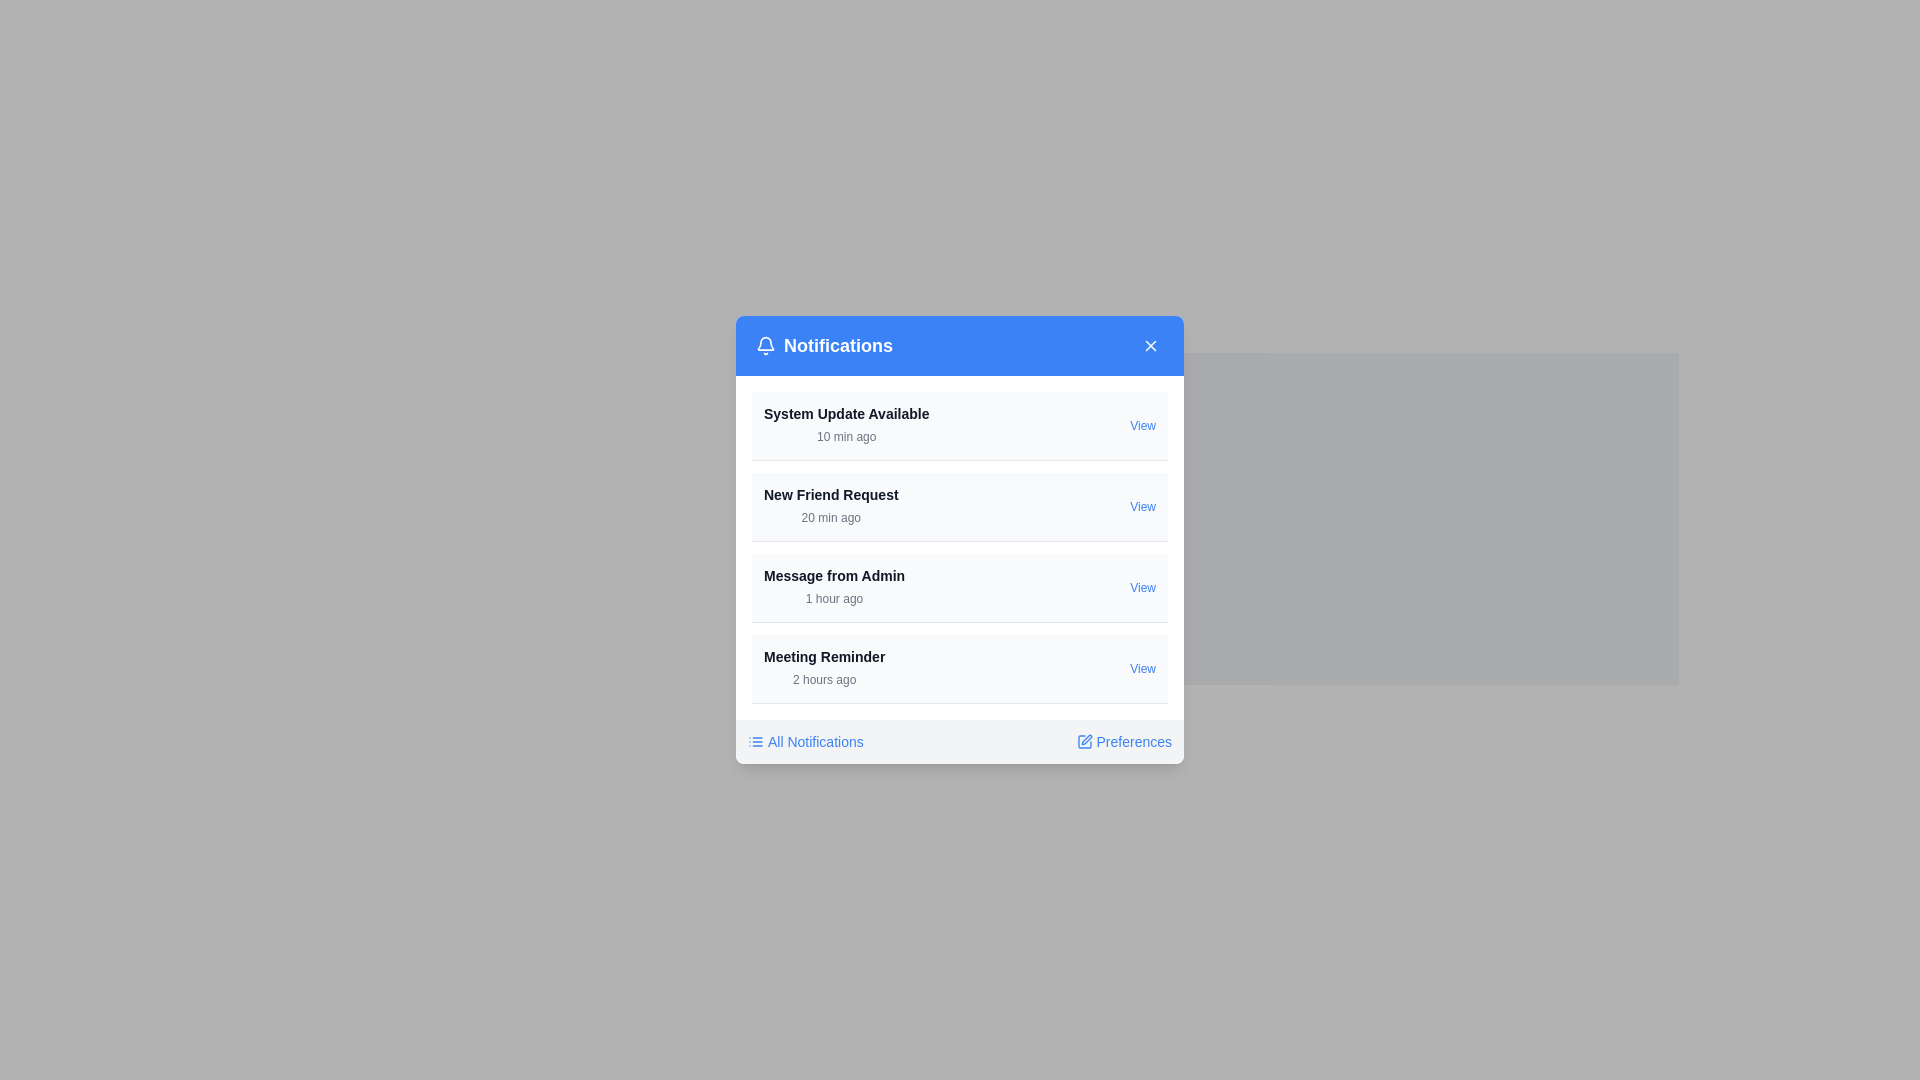 The width and height of the screenshot is (1920, 1080). What do you see at coordinates (824, 345) in the screenshot?
I see `text of the label indicating the notifications interface, which is located near the left side of the blue header bar at the top of the notification modal, adjacent to a bell icon and a close button` at bounding box center [824, 345].